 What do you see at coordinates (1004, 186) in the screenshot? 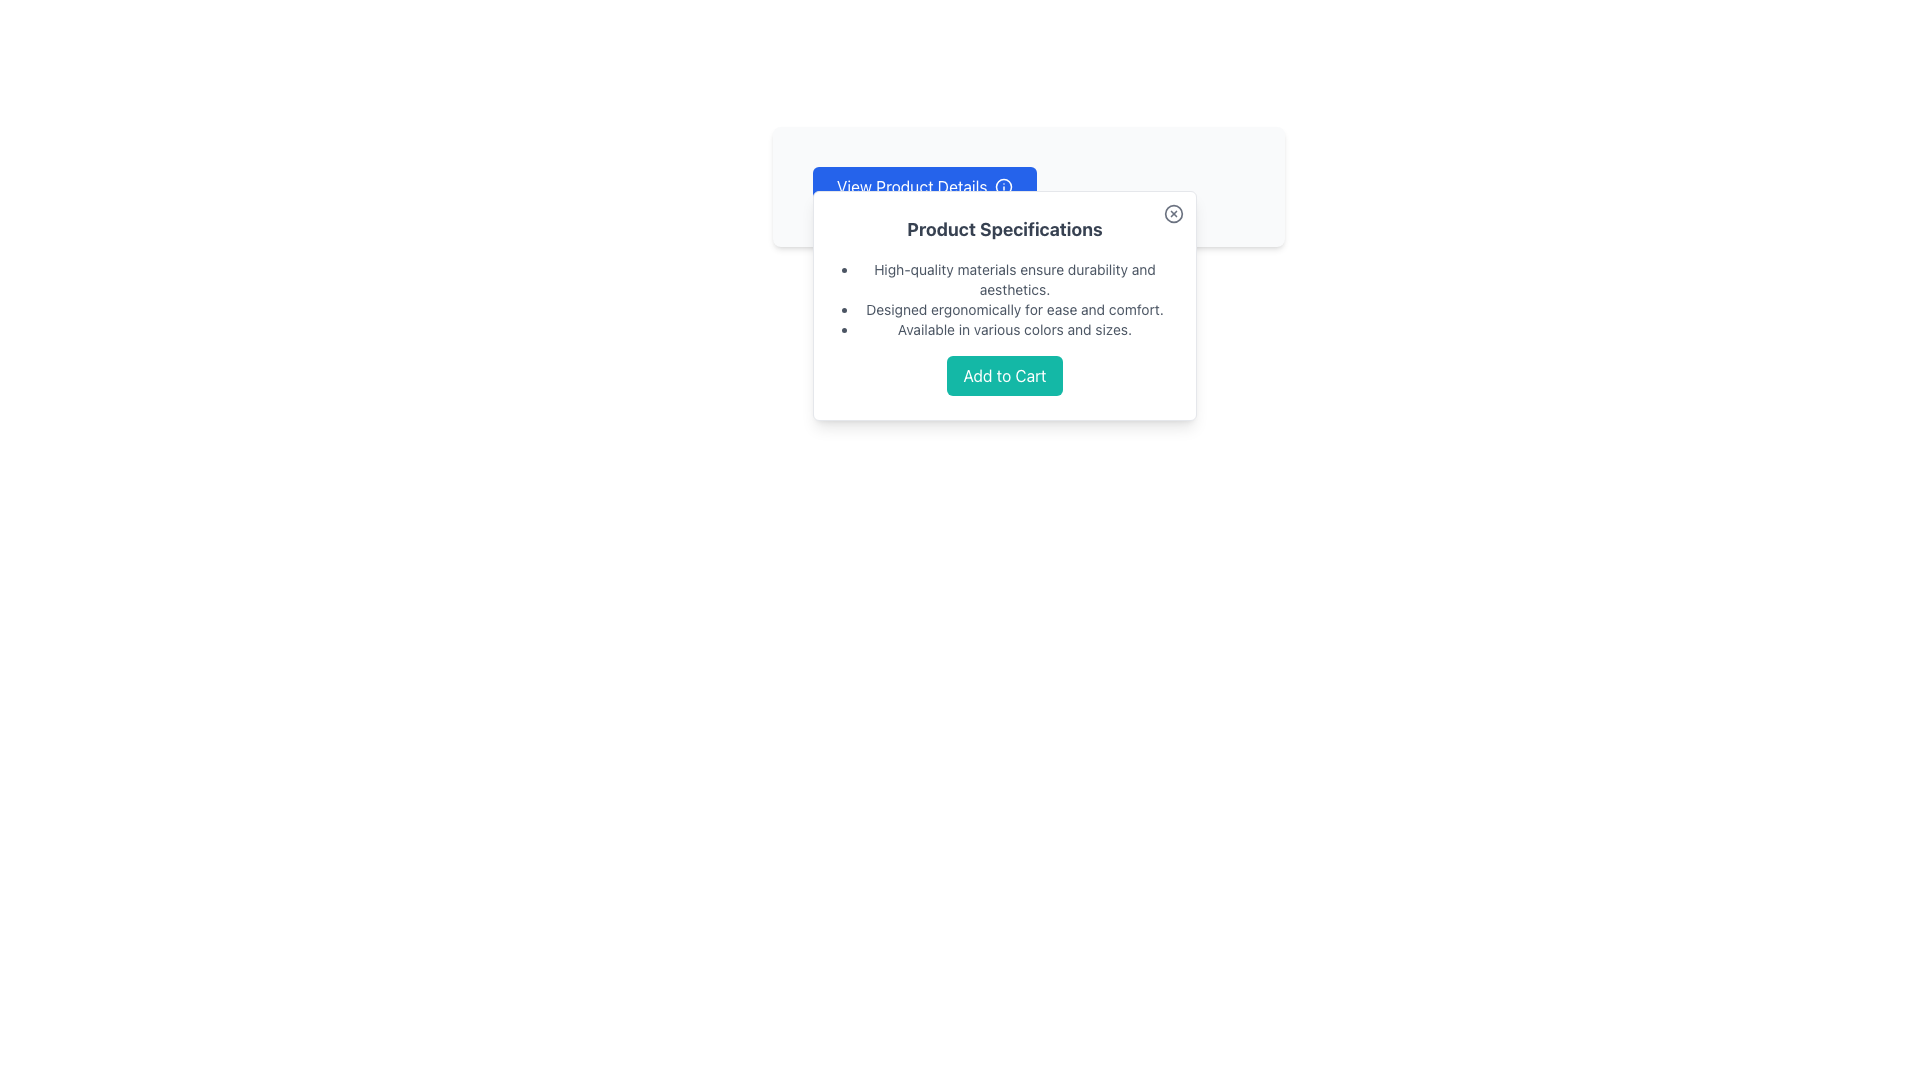
I see `the small circular icon with an 'info' symbol located on the right side of the 'View Product Details' button` at bounding box center [1004, 186].